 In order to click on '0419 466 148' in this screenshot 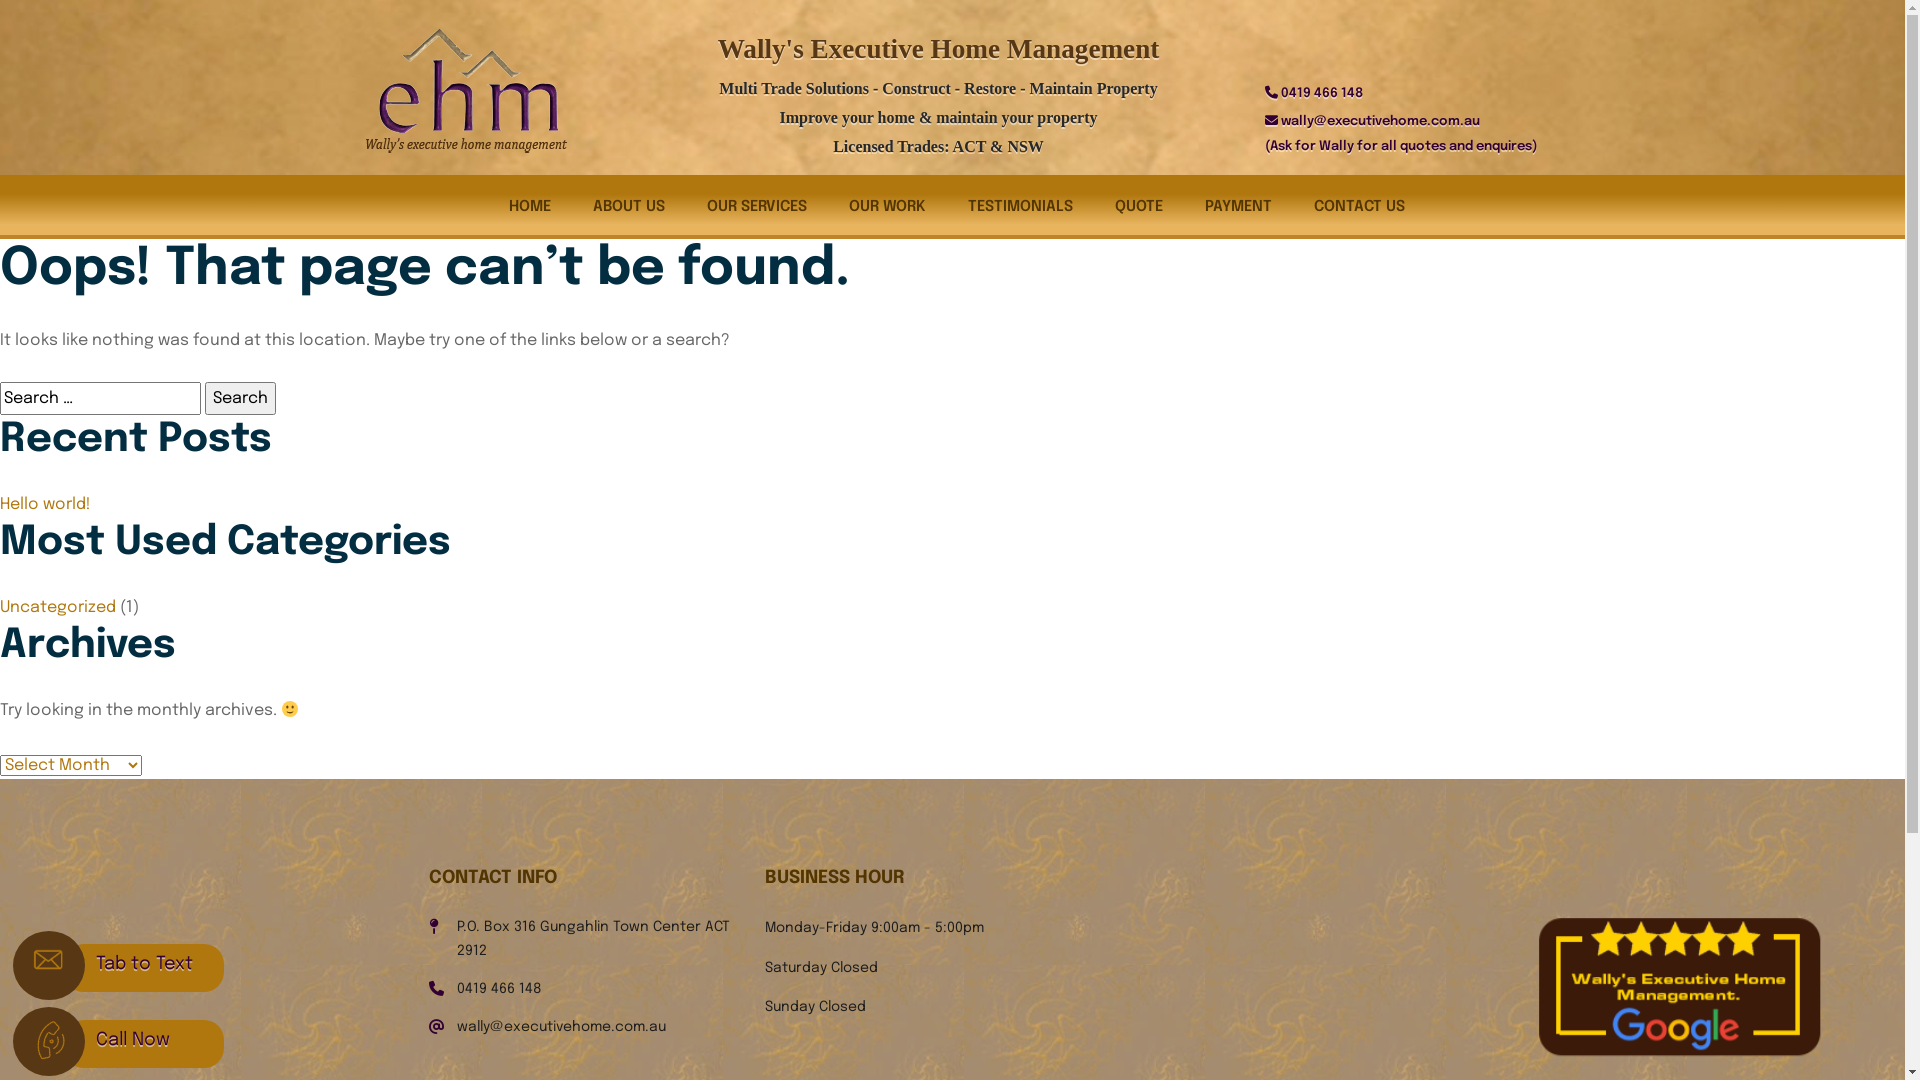, I will do `click(1320, 93)`.